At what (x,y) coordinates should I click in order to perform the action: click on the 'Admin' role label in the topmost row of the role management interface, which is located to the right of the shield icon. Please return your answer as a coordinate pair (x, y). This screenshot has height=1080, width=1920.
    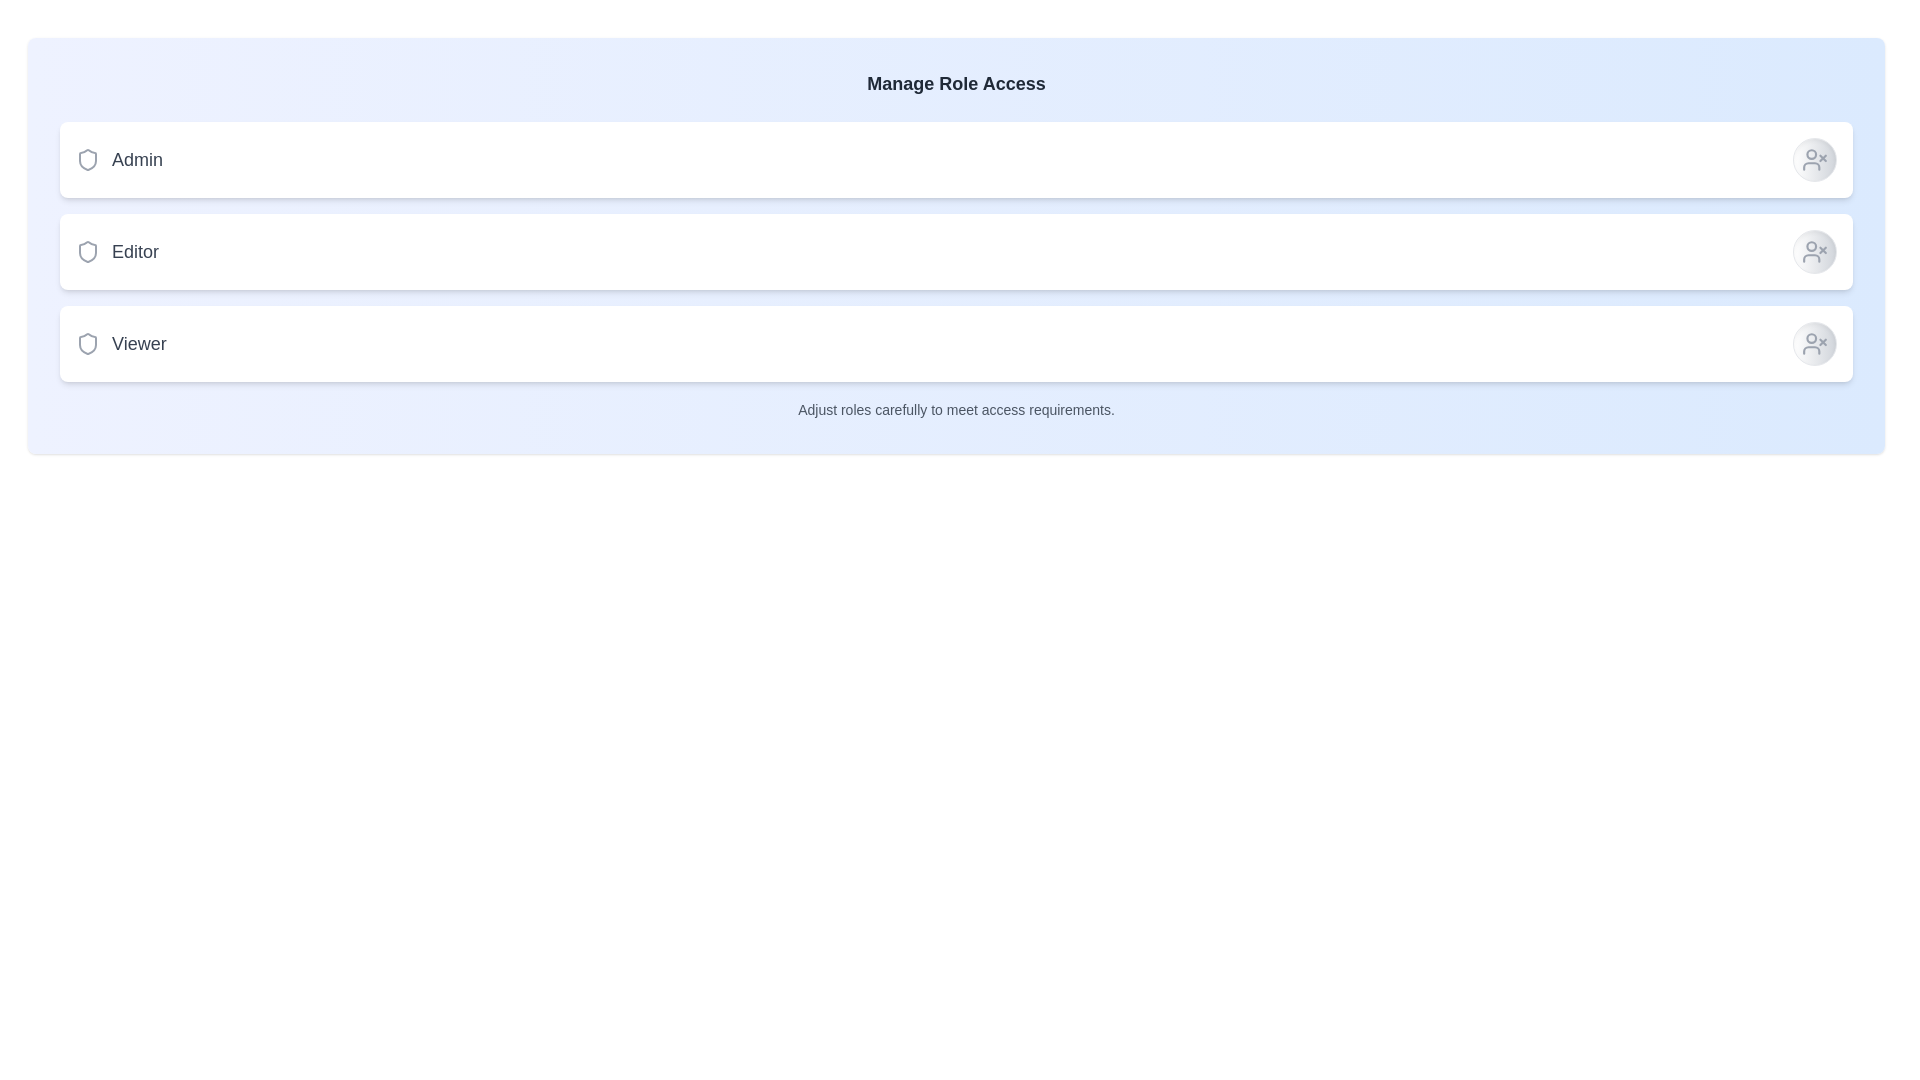
    Looking at the image, I should click on (118, 158).